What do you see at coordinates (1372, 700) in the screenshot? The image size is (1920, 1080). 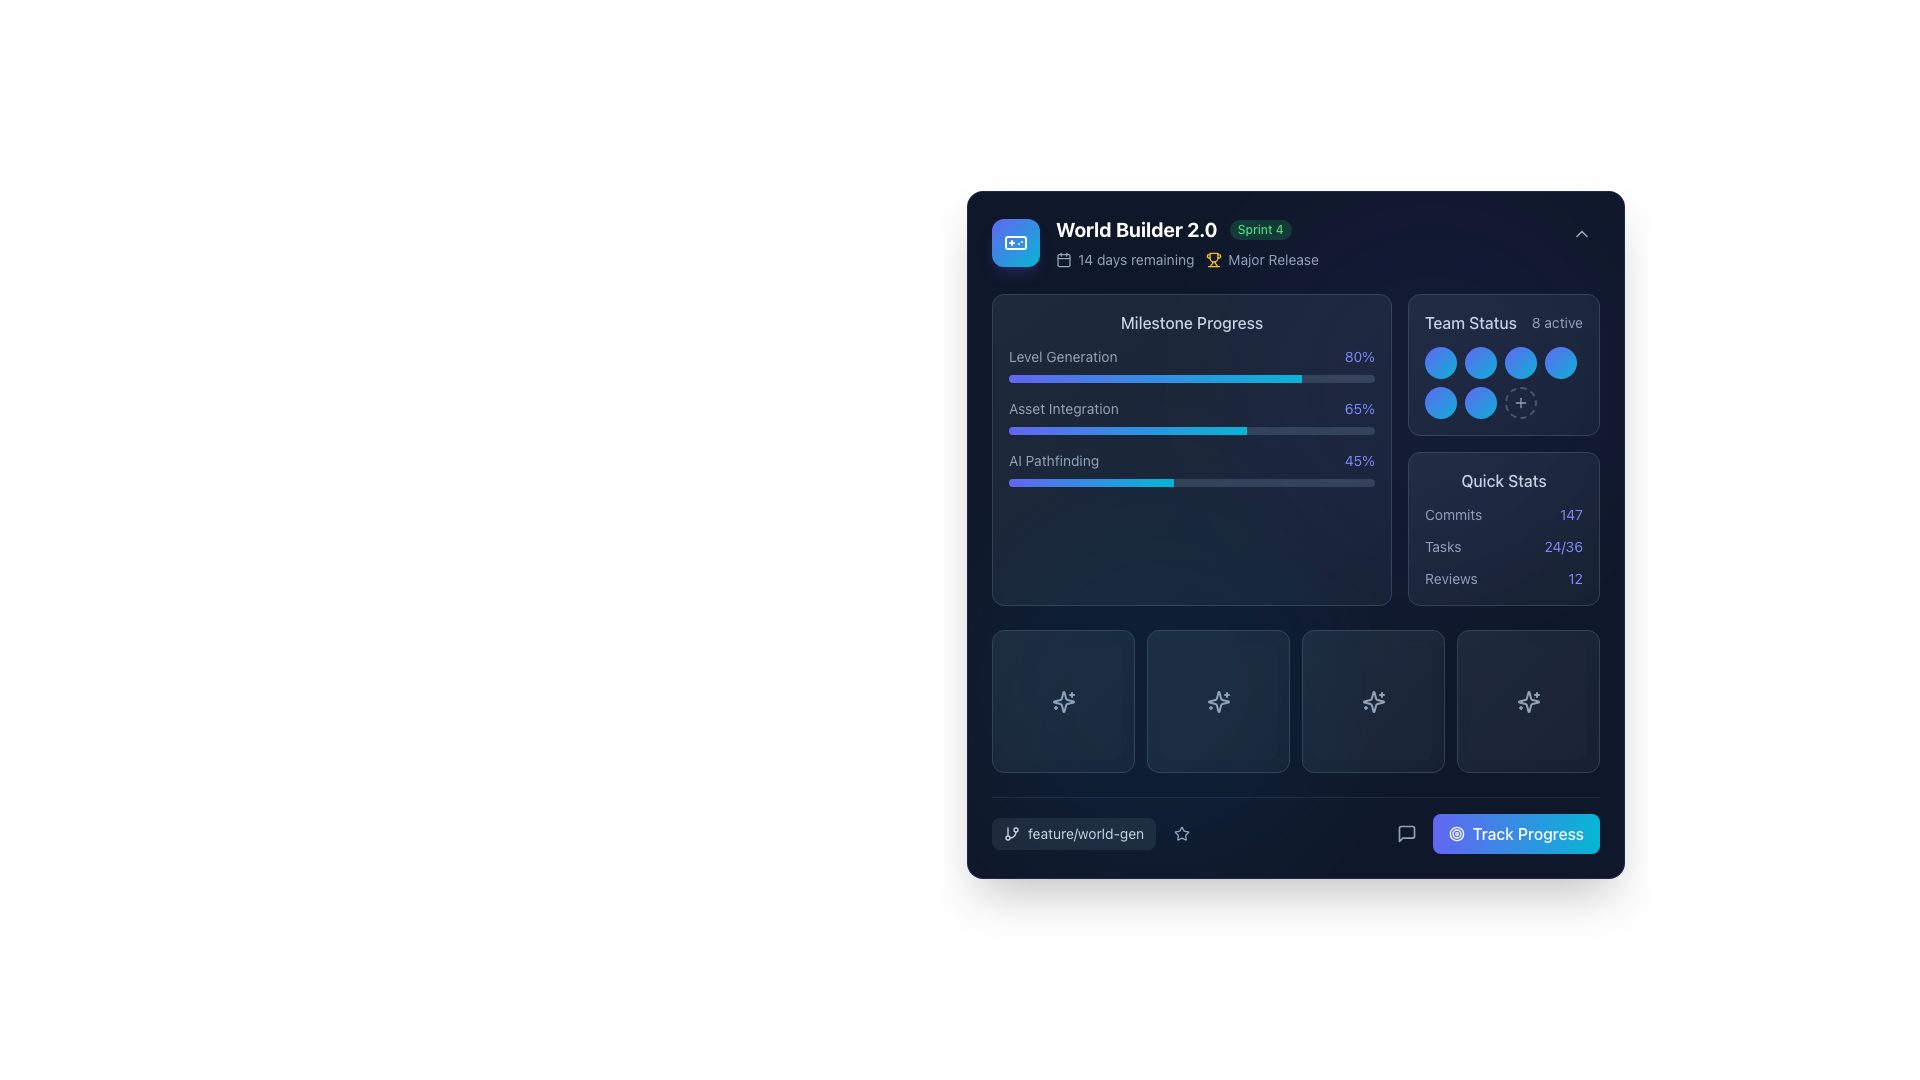 I see `the star-like icon with a sparkly design that represents special features, located inside the third square of a row of four square containers at the bottom of the panel` at bounding box center [1372, 700].